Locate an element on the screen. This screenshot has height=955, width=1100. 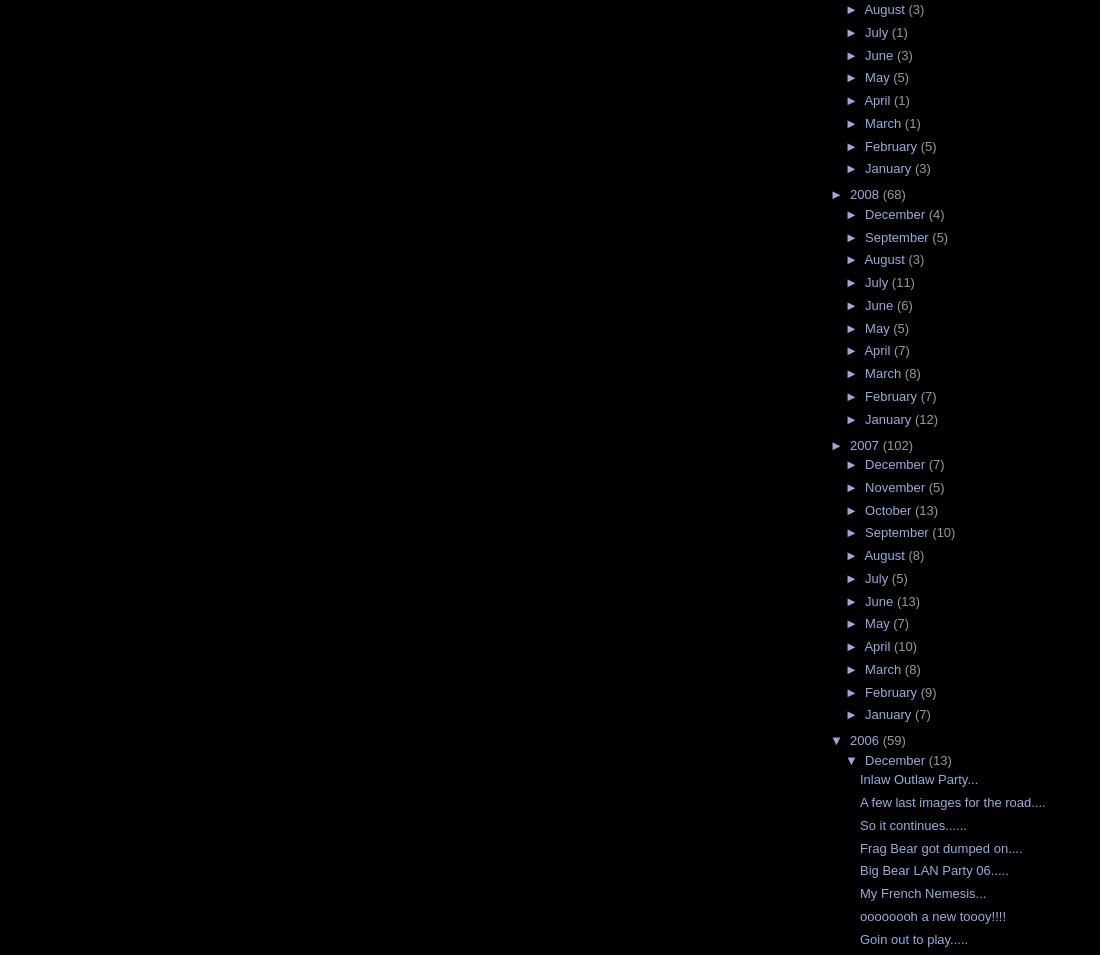
'A few last images for the road....' is located at coordinates (952, 802).